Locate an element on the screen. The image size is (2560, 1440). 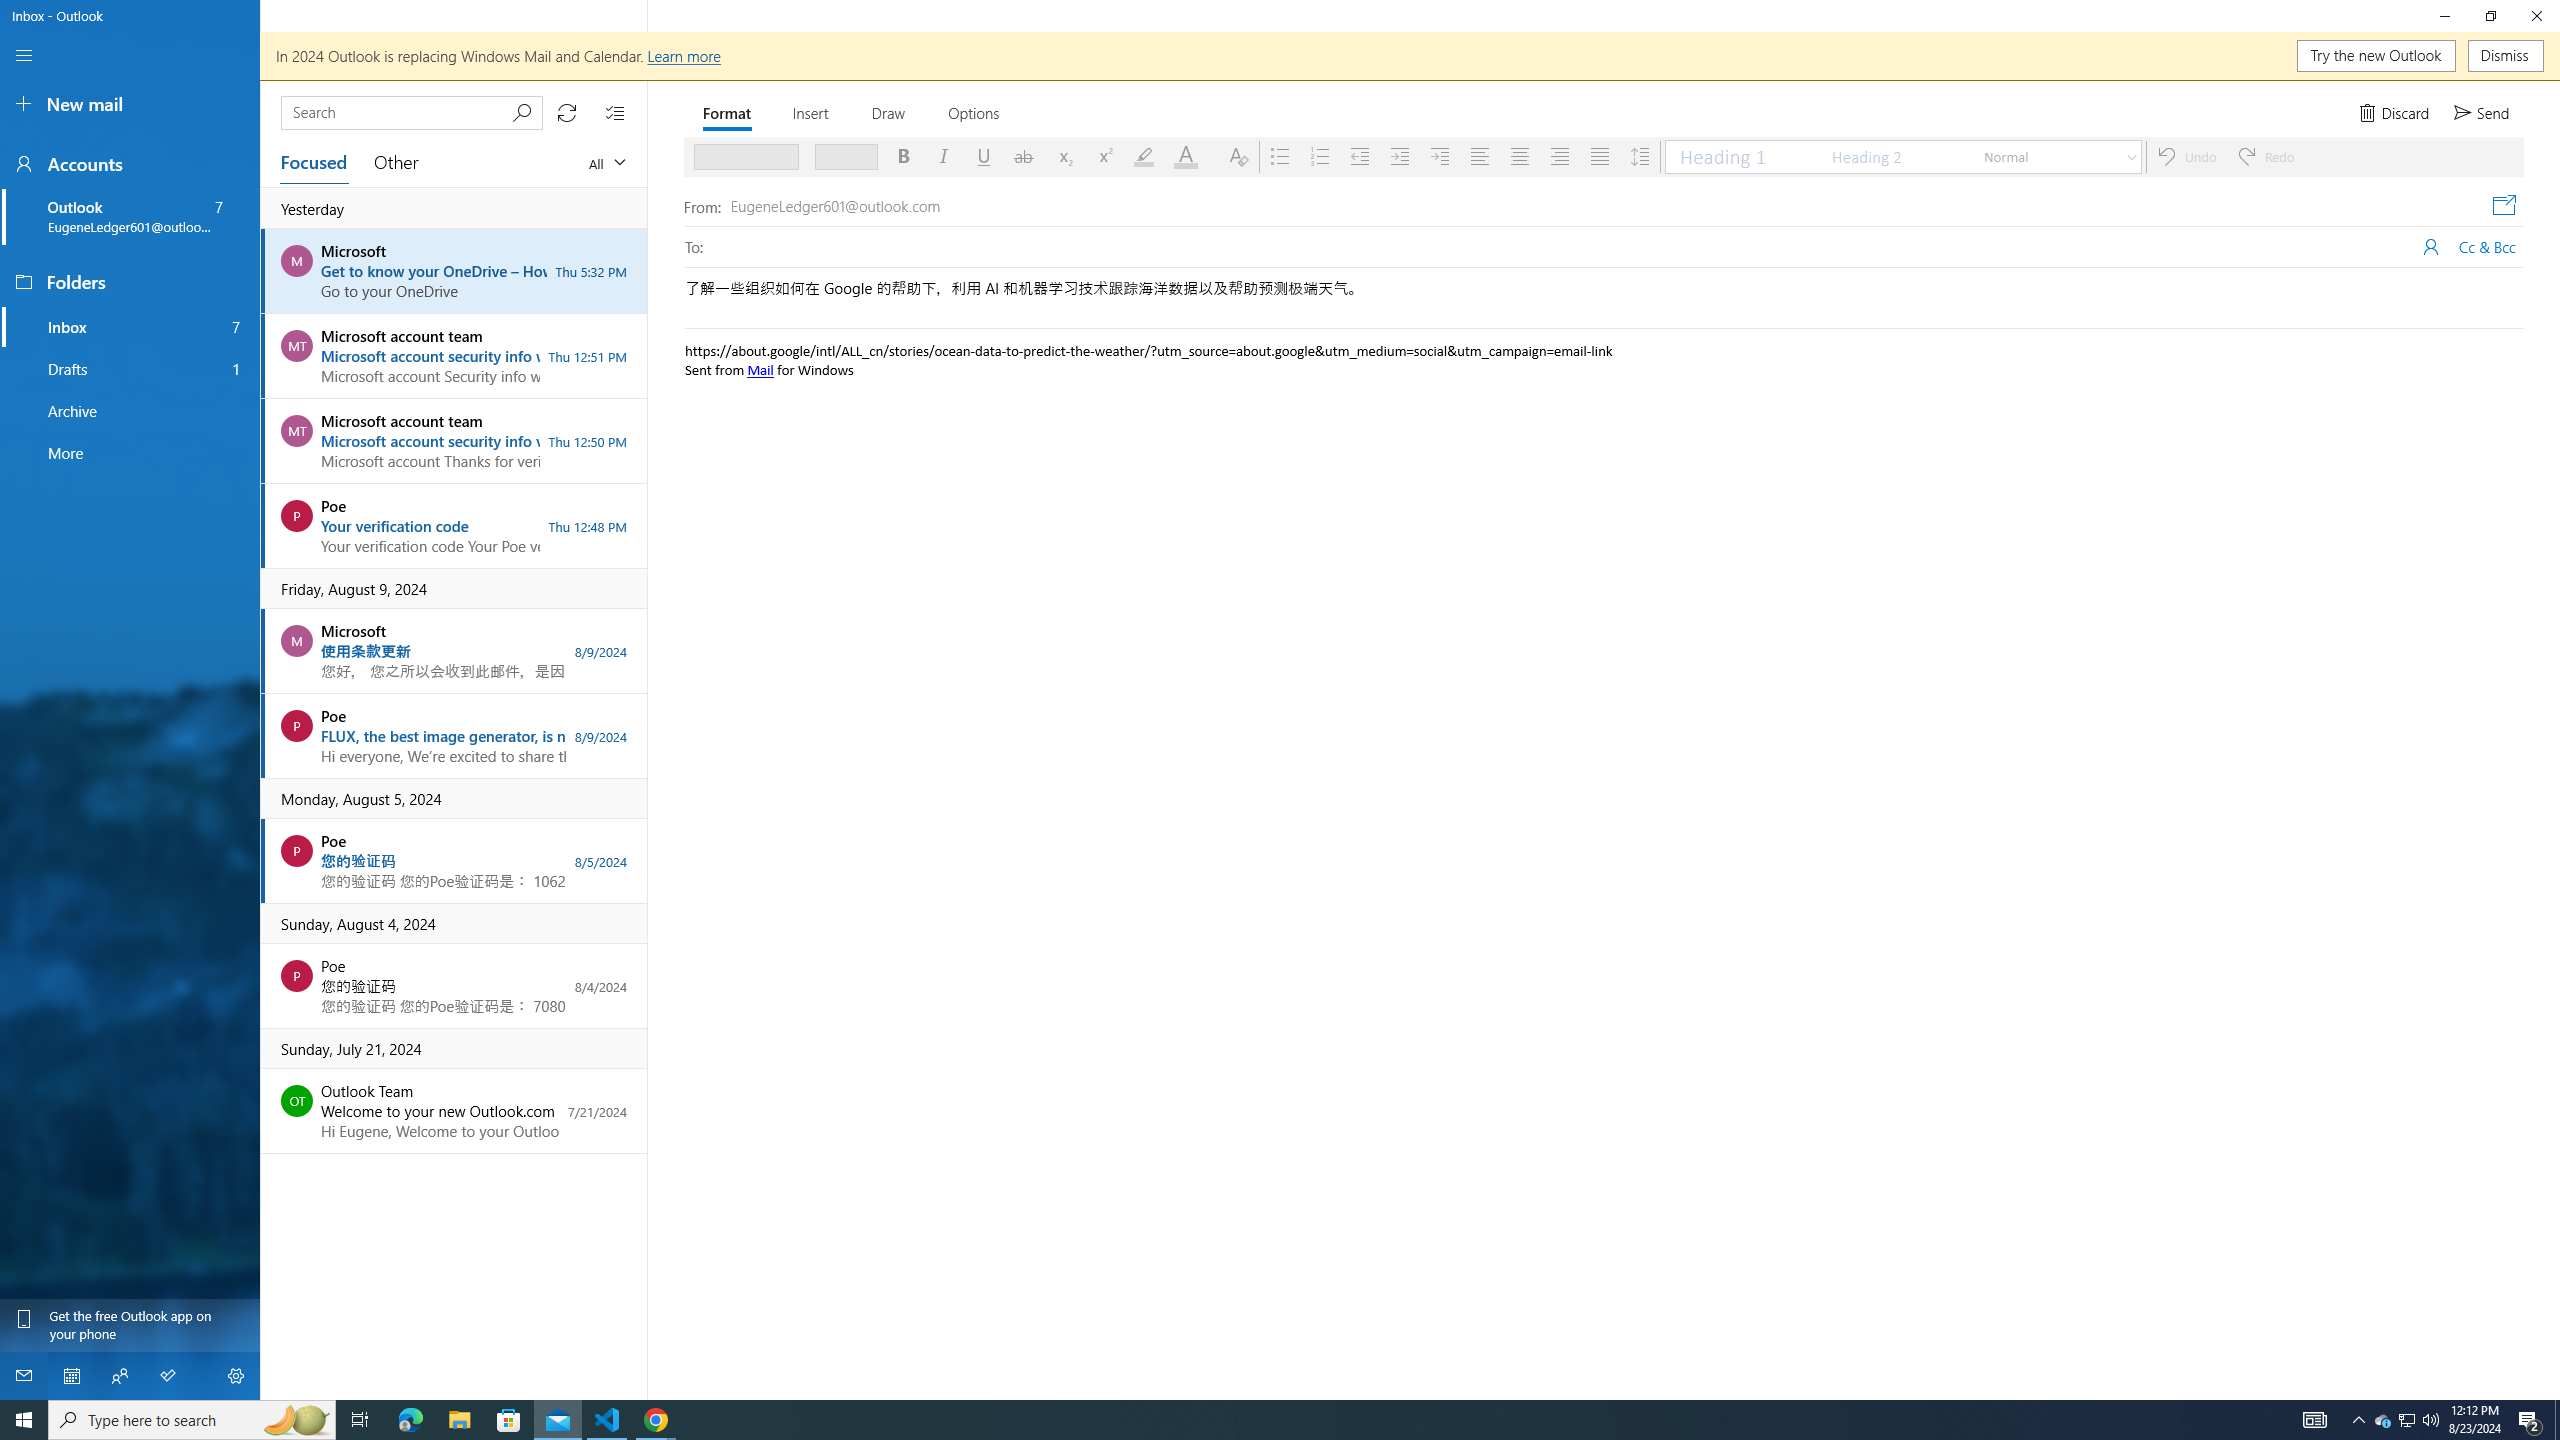
'Strikethrough' is located at coordinates (1023, 156).